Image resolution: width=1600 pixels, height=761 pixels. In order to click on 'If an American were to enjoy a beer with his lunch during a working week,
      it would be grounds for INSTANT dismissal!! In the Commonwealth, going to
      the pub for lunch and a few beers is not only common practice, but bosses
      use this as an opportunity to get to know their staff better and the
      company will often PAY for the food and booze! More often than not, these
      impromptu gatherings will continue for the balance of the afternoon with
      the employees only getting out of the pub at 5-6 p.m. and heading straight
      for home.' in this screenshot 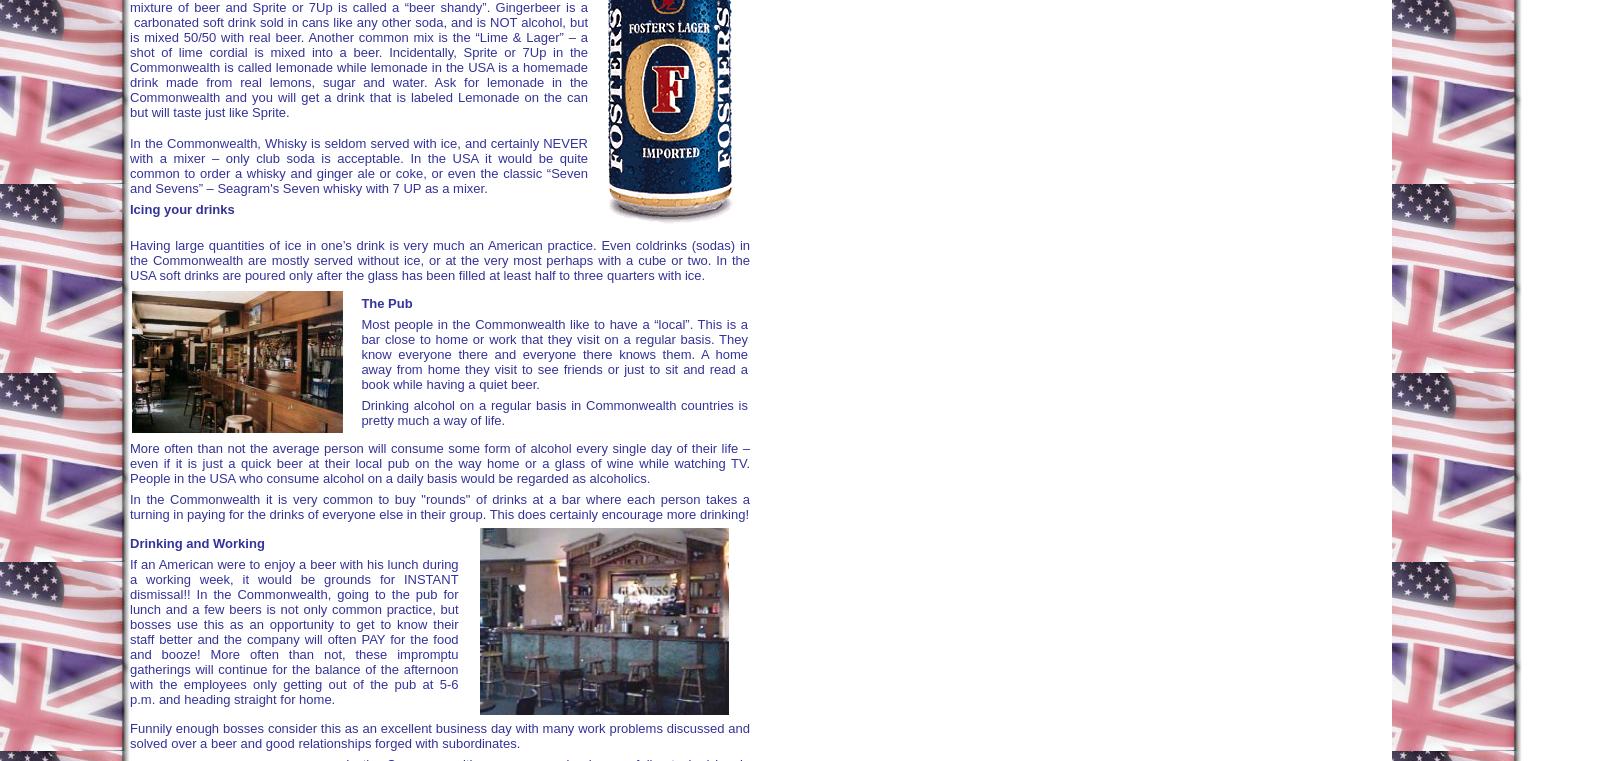, I will do `click(293, 631)`.